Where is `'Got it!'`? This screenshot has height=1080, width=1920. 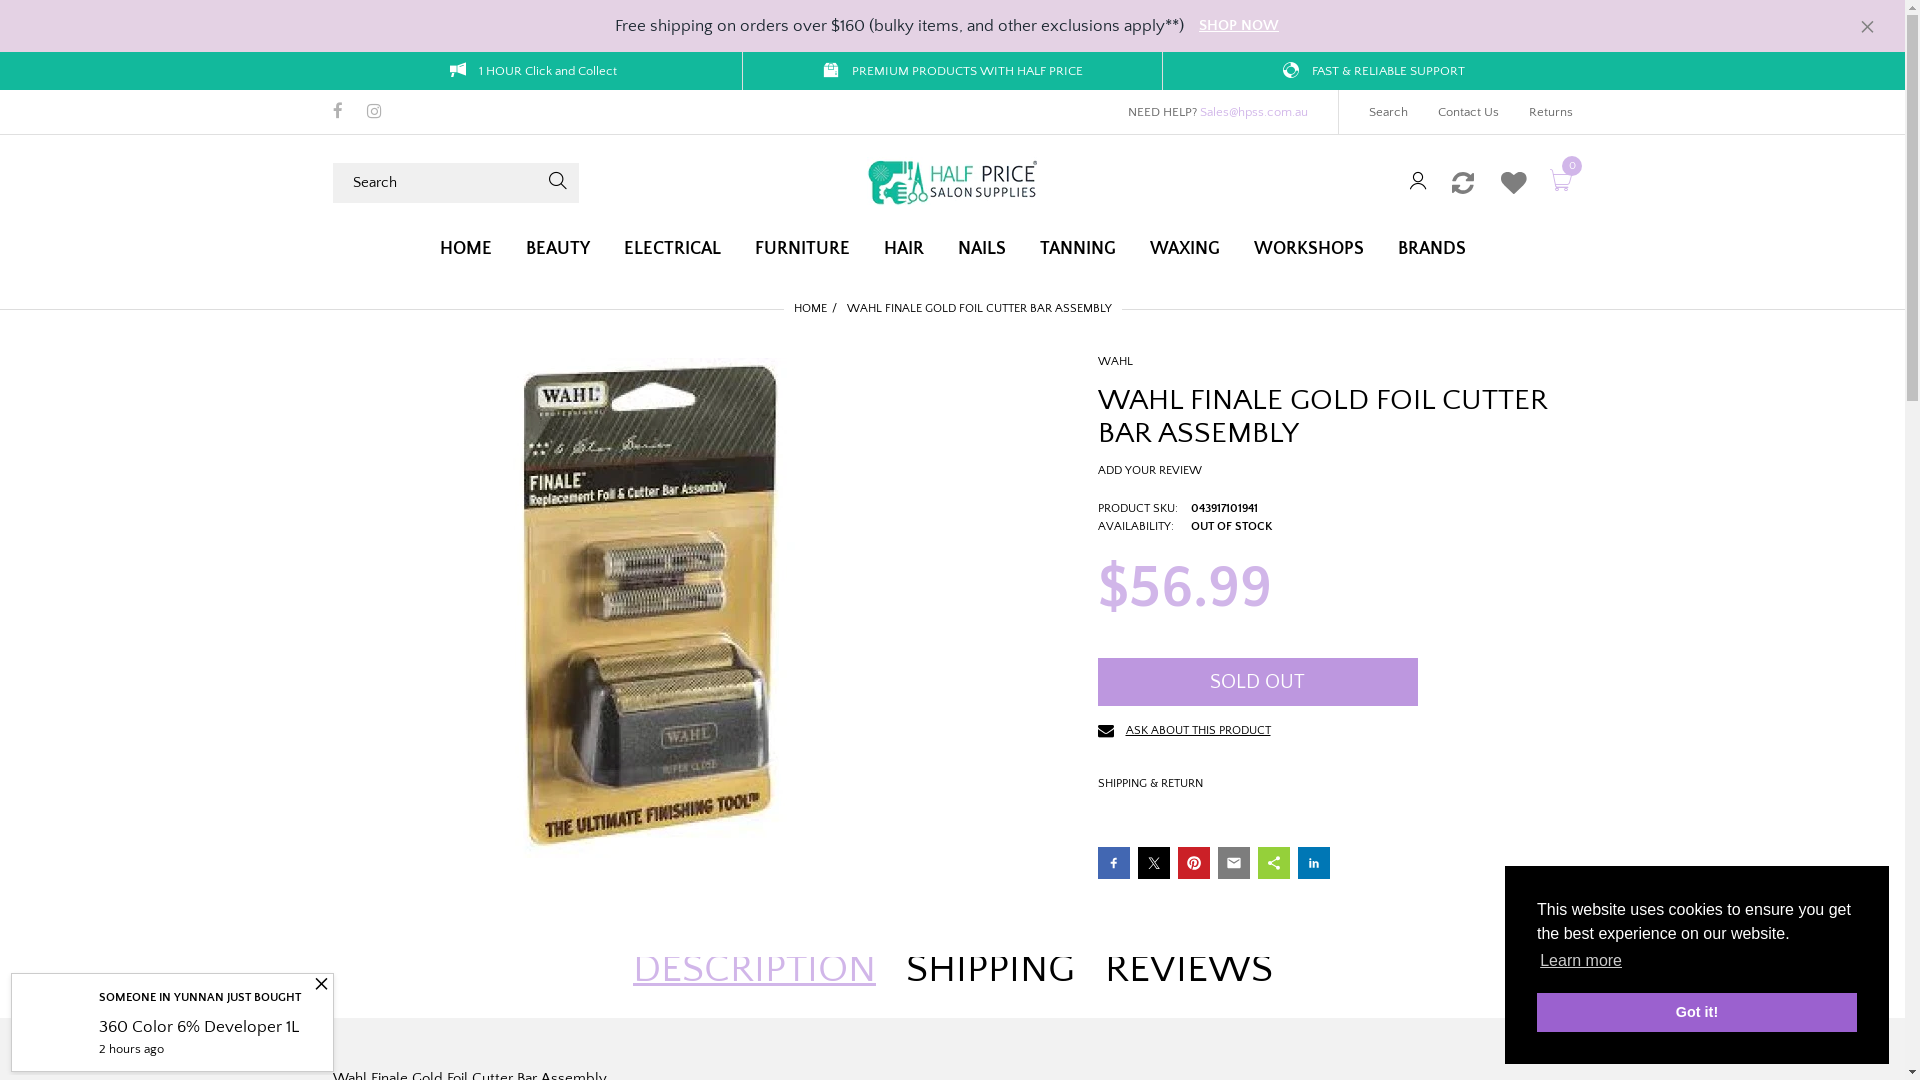
'Got it!' is located at coordinates (1696, 1011).